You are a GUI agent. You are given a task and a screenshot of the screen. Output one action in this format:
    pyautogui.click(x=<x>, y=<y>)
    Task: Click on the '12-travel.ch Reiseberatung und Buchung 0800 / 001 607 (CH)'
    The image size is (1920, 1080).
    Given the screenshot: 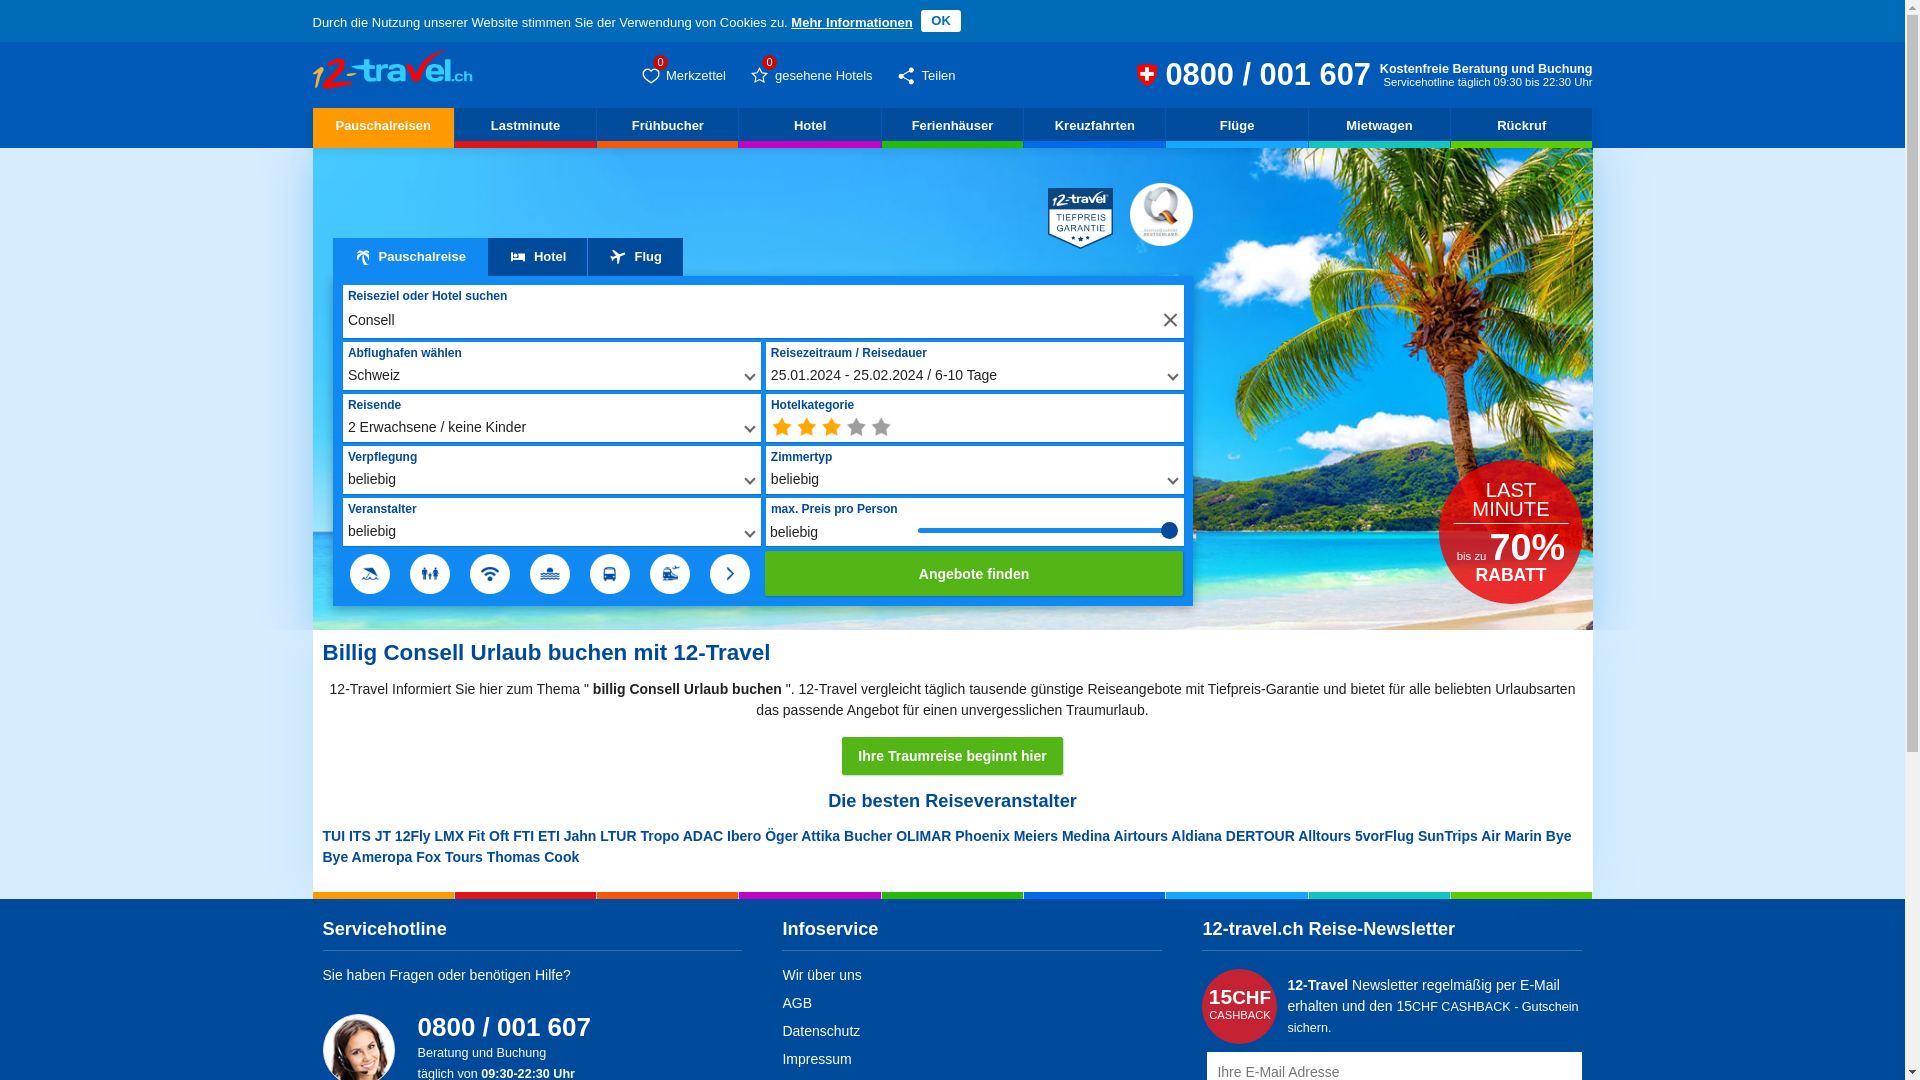 What is the action you would take?
    pyautogui.click(x=1148, y=73)
    